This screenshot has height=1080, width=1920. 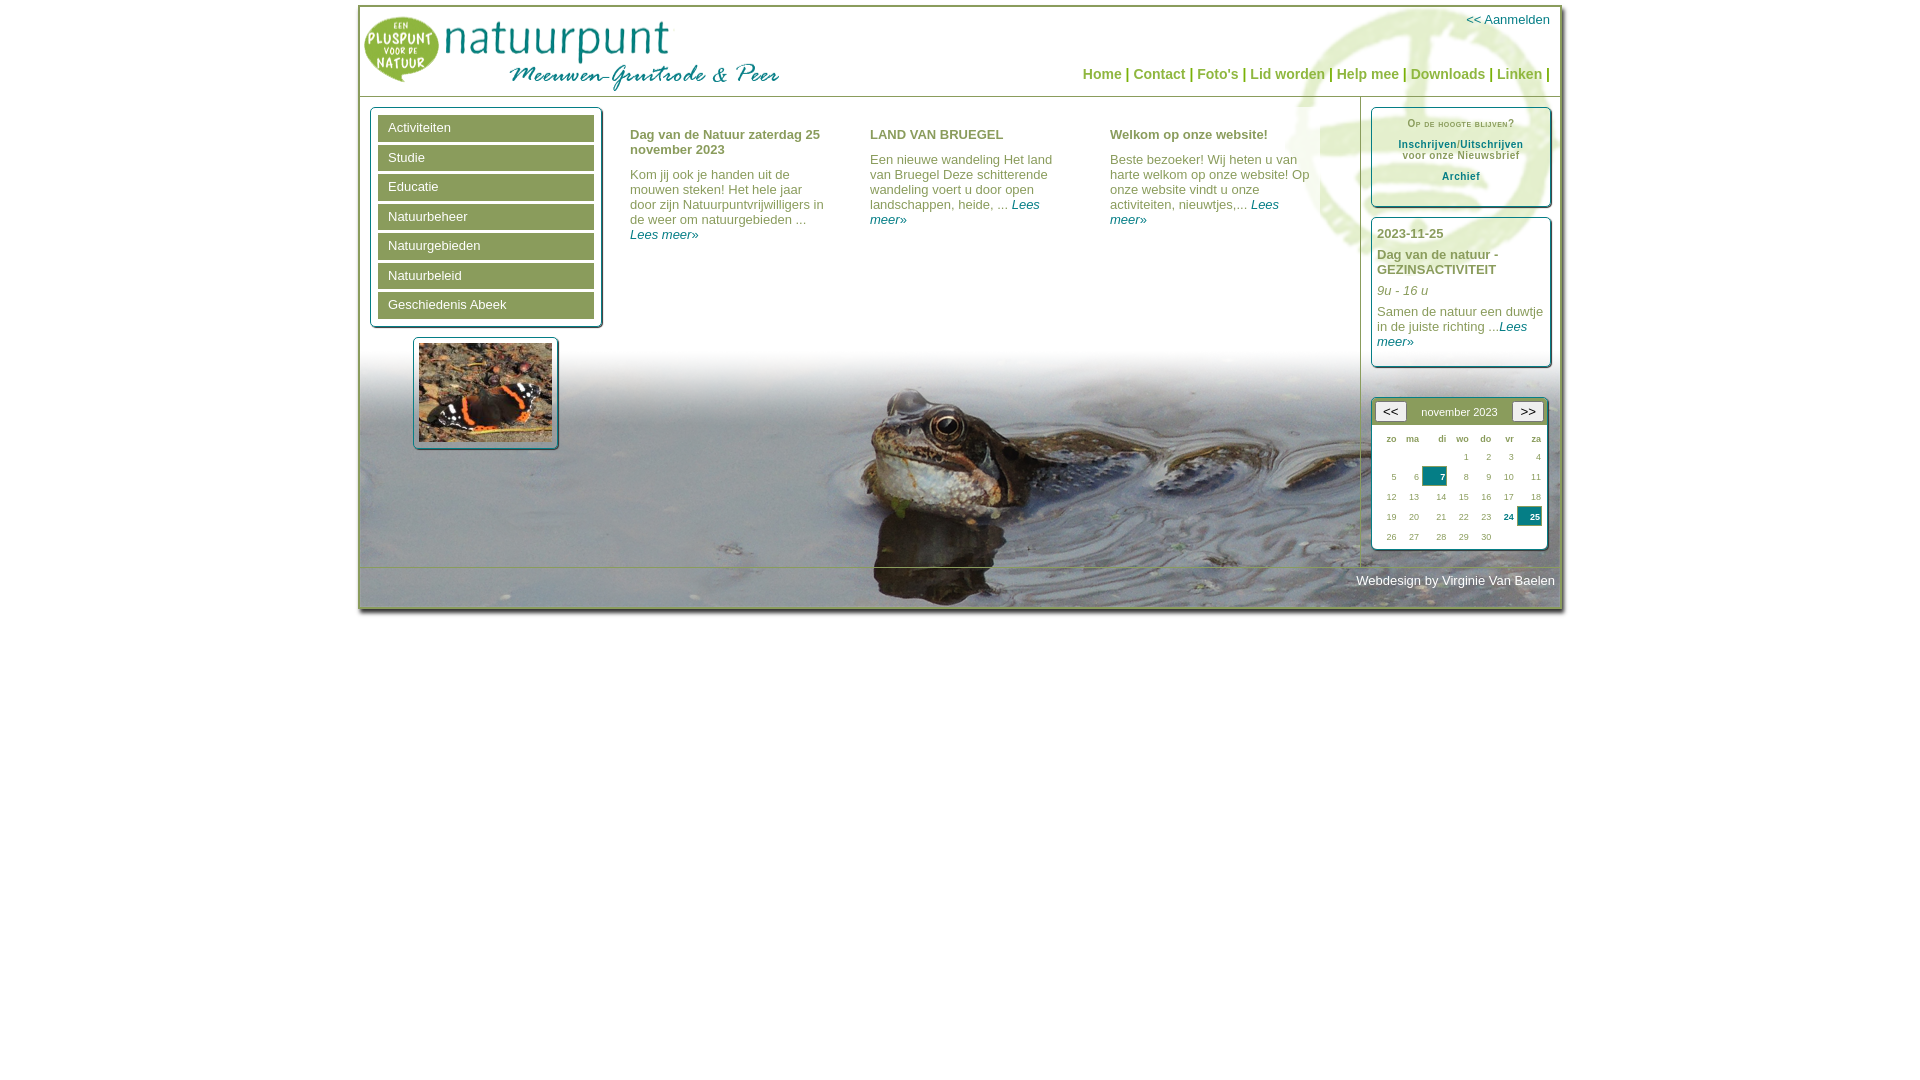 What do you see at coordinates (485, 217) in the screenshot?
I see `'Natuurbeheer'` at bounding box center [485, 217].